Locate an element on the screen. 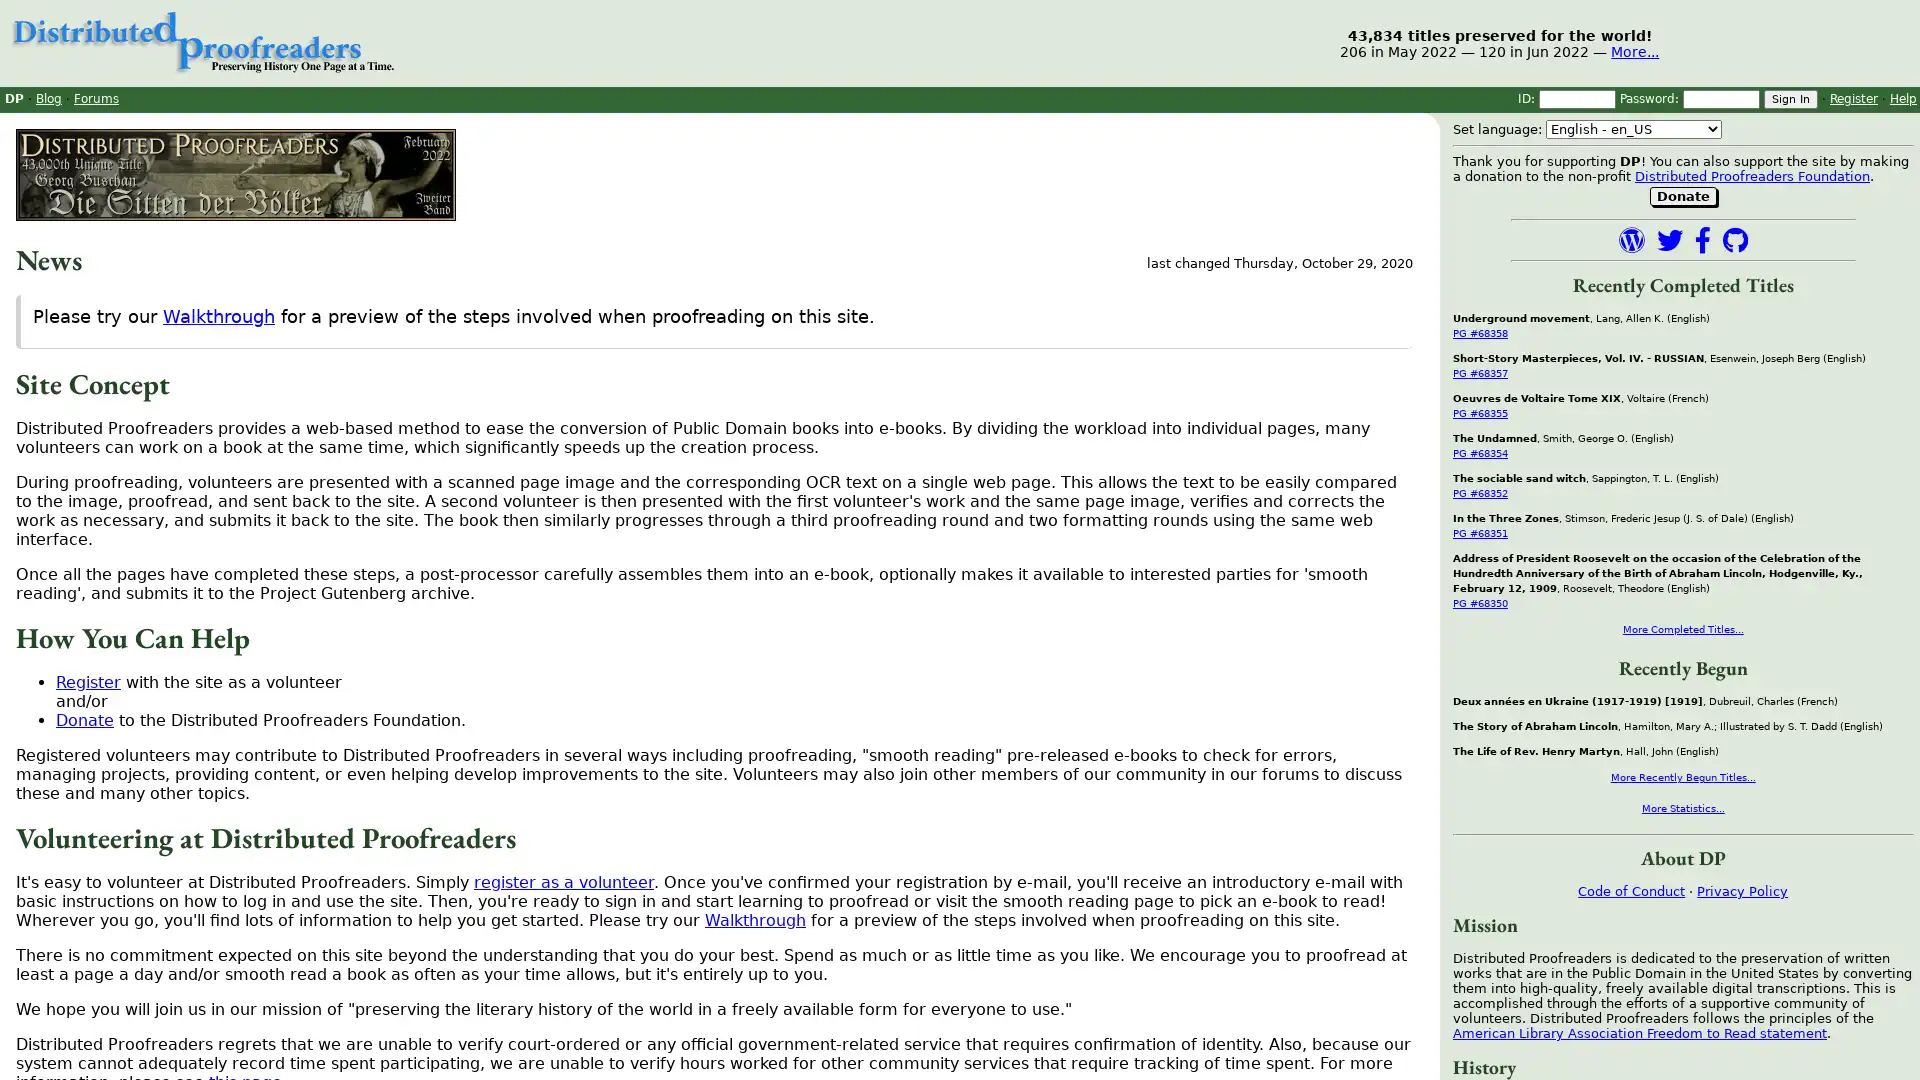 Image resolution: width=1920 pixels, height=1080 pixels. Donate is located at coordinates (1681, 195).